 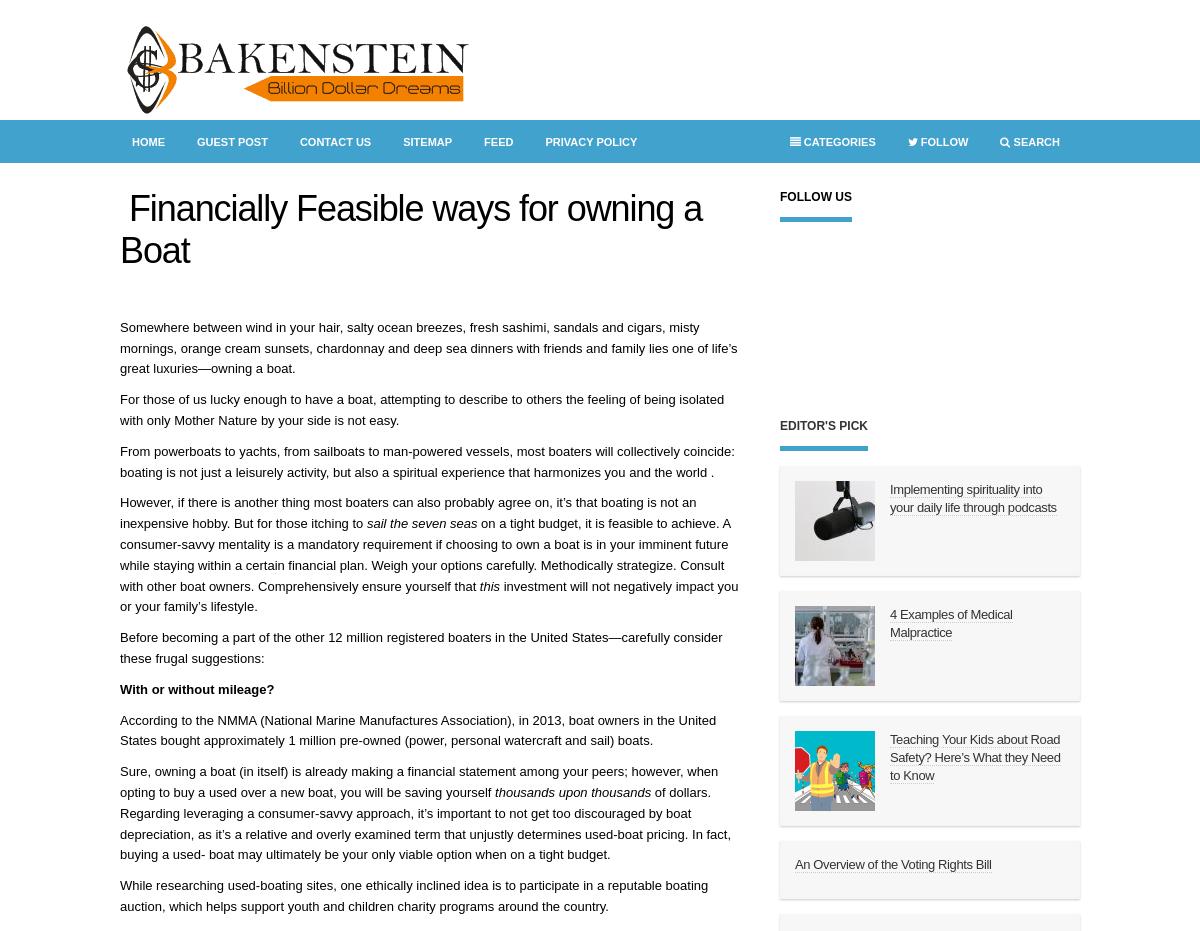 I want to click on '4 Examples of Medical Malpractice', so click(x=889, y=623).